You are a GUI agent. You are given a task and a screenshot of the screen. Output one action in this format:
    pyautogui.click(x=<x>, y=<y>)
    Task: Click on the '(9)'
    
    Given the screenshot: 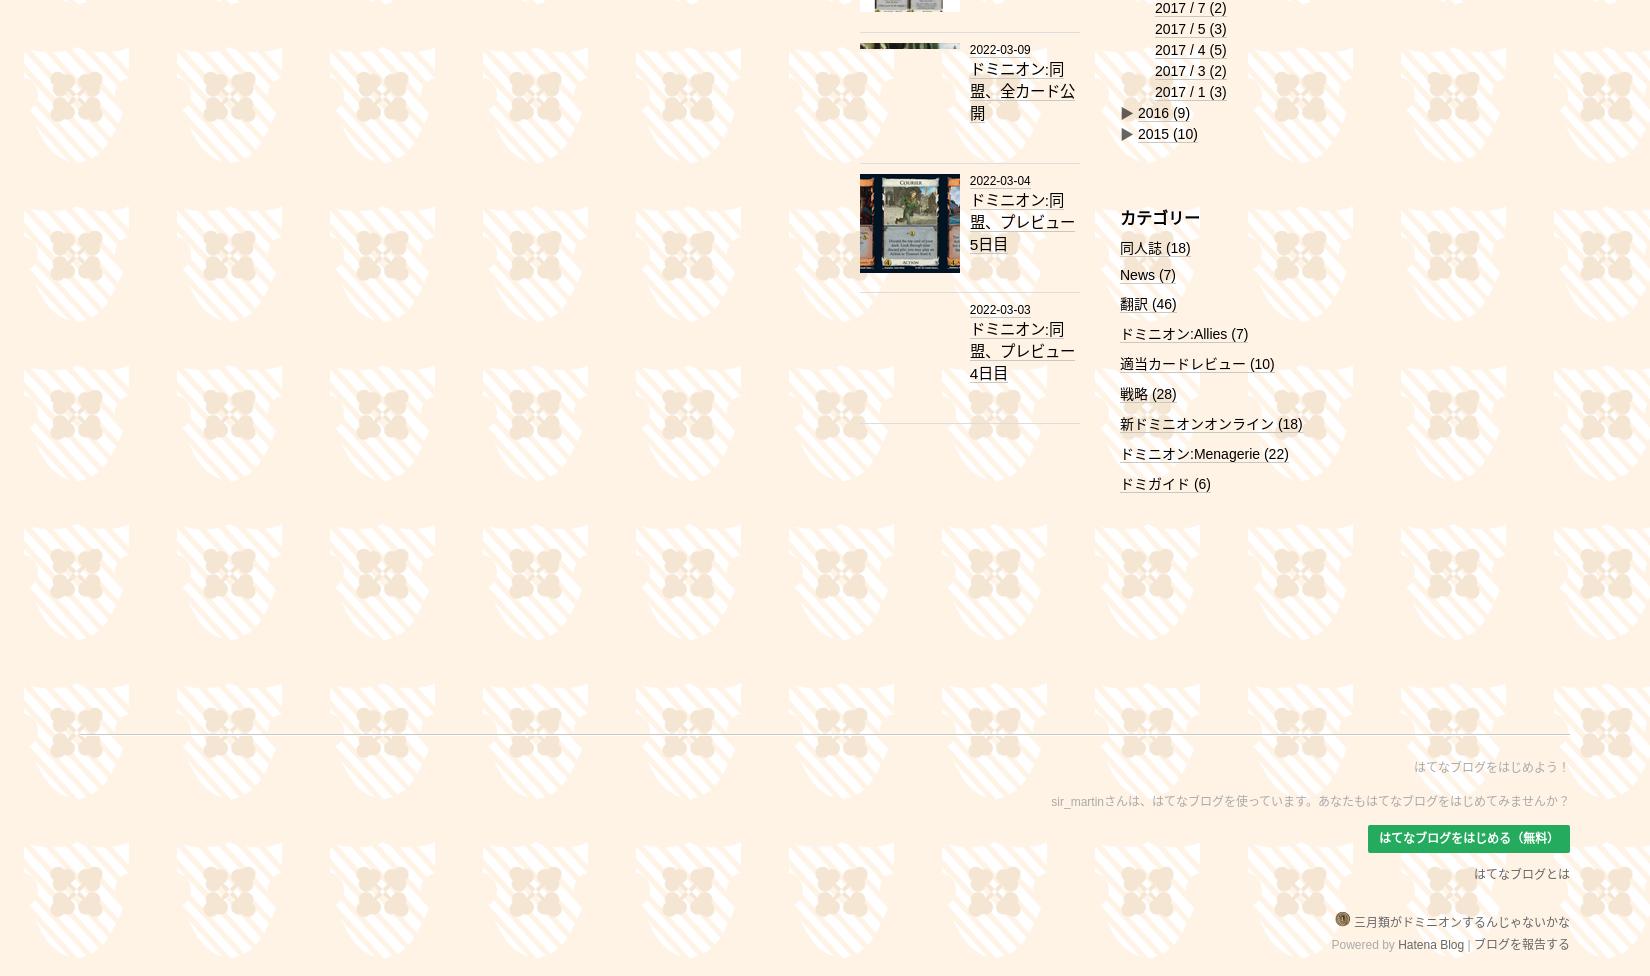 What is the action you would take?
    pyautogui.click(x=1181, y=113)
    